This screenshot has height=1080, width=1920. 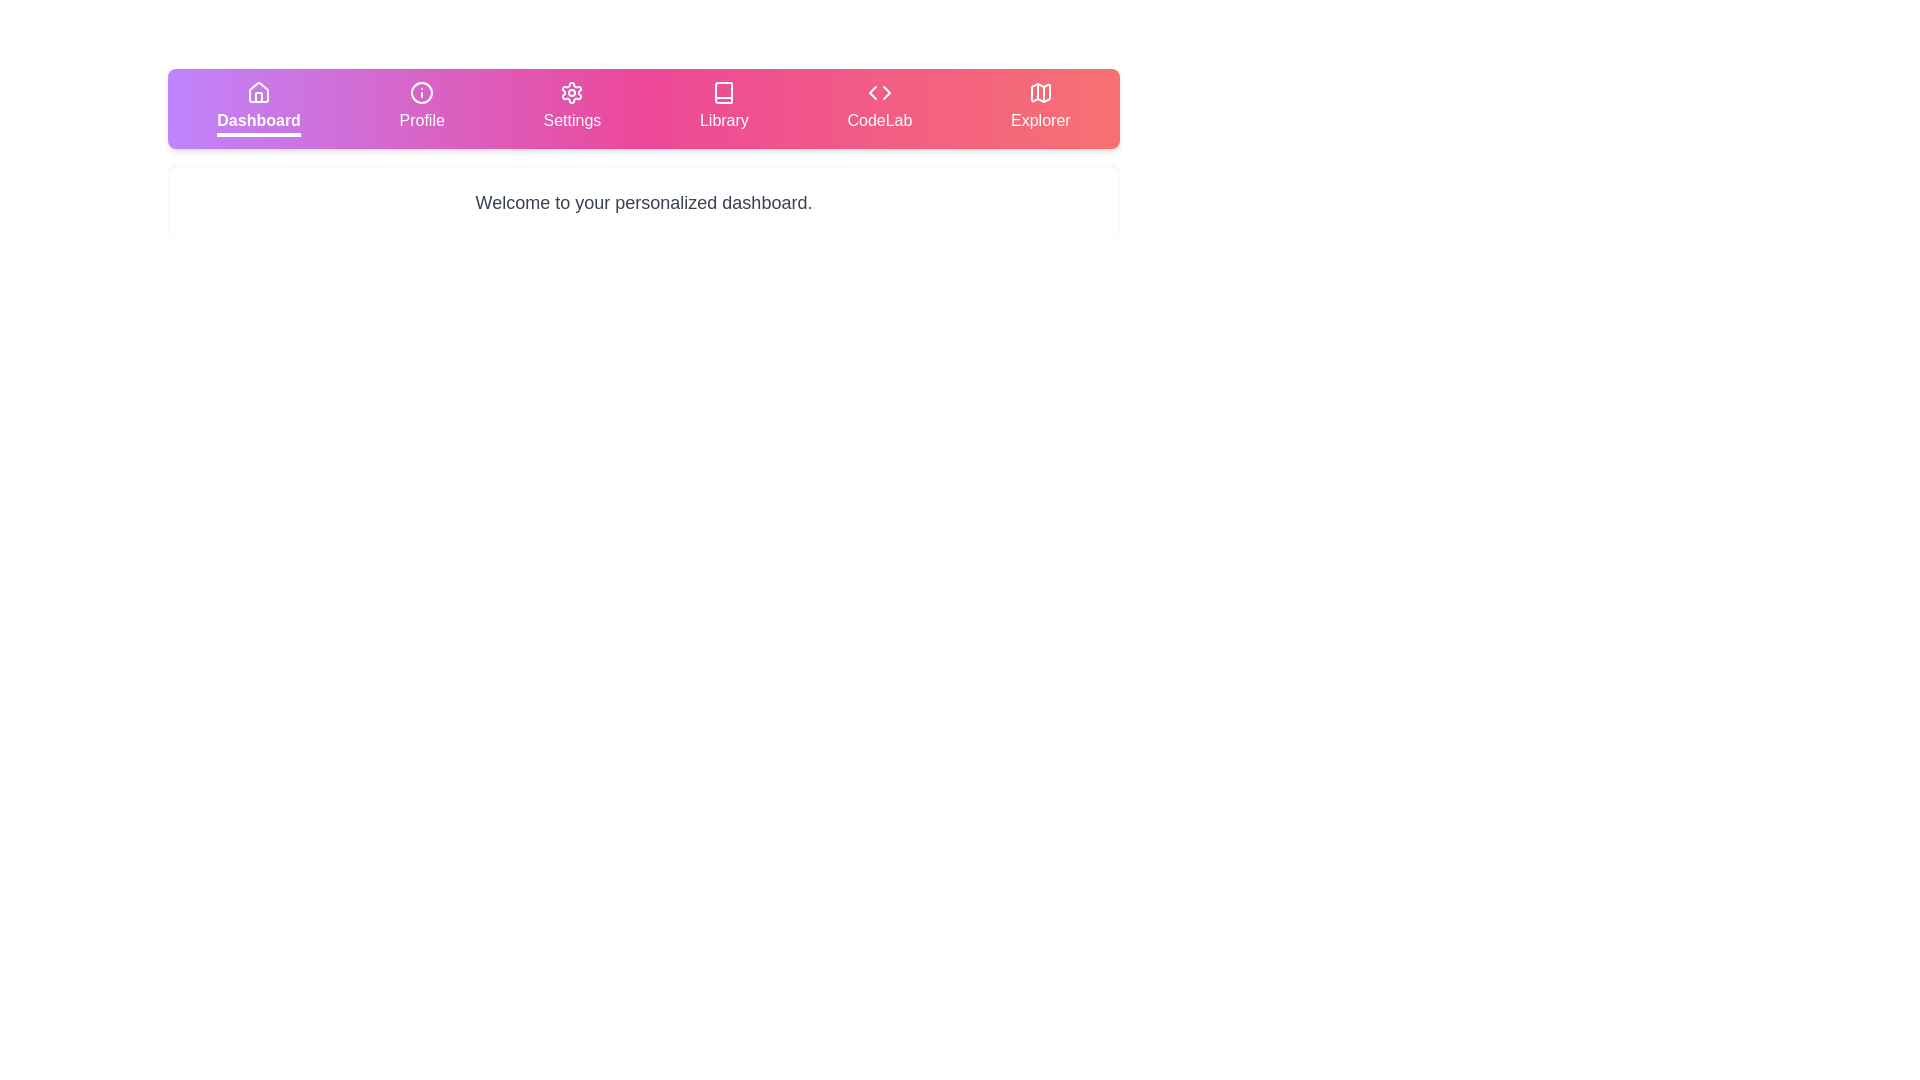 I want to click on the tab labeled CodeLab to display its content, so click(x=879, y=108).